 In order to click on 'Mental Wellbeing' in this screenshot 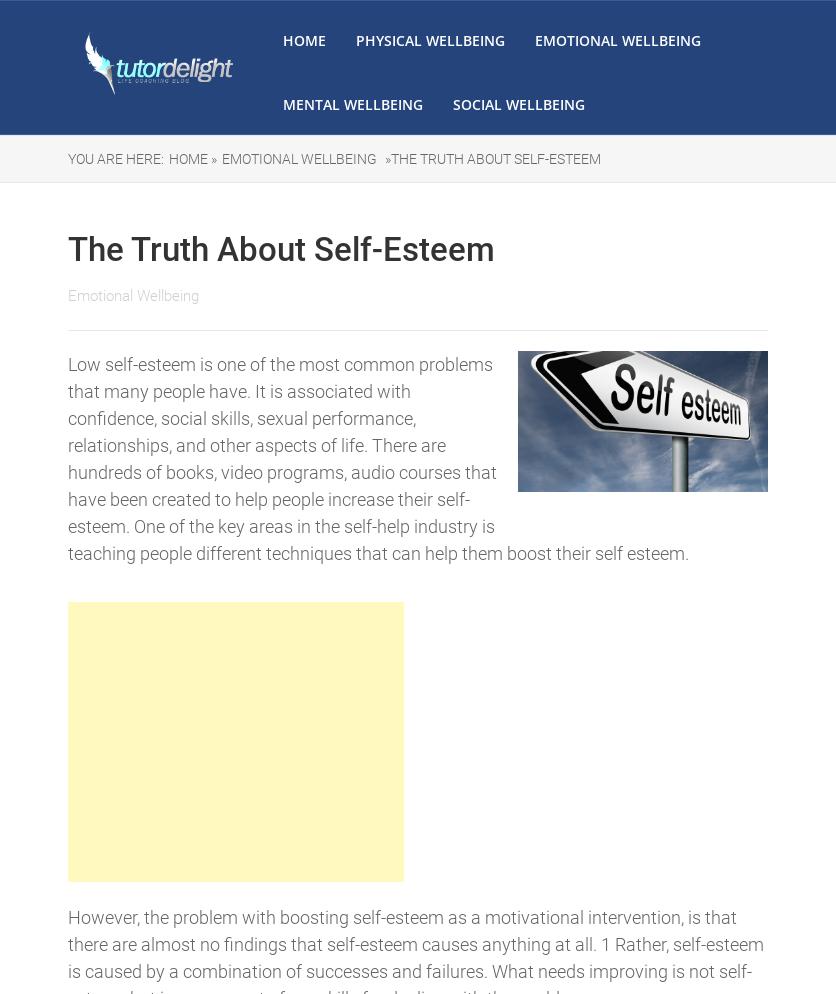, I will do `click(351, 104)`.